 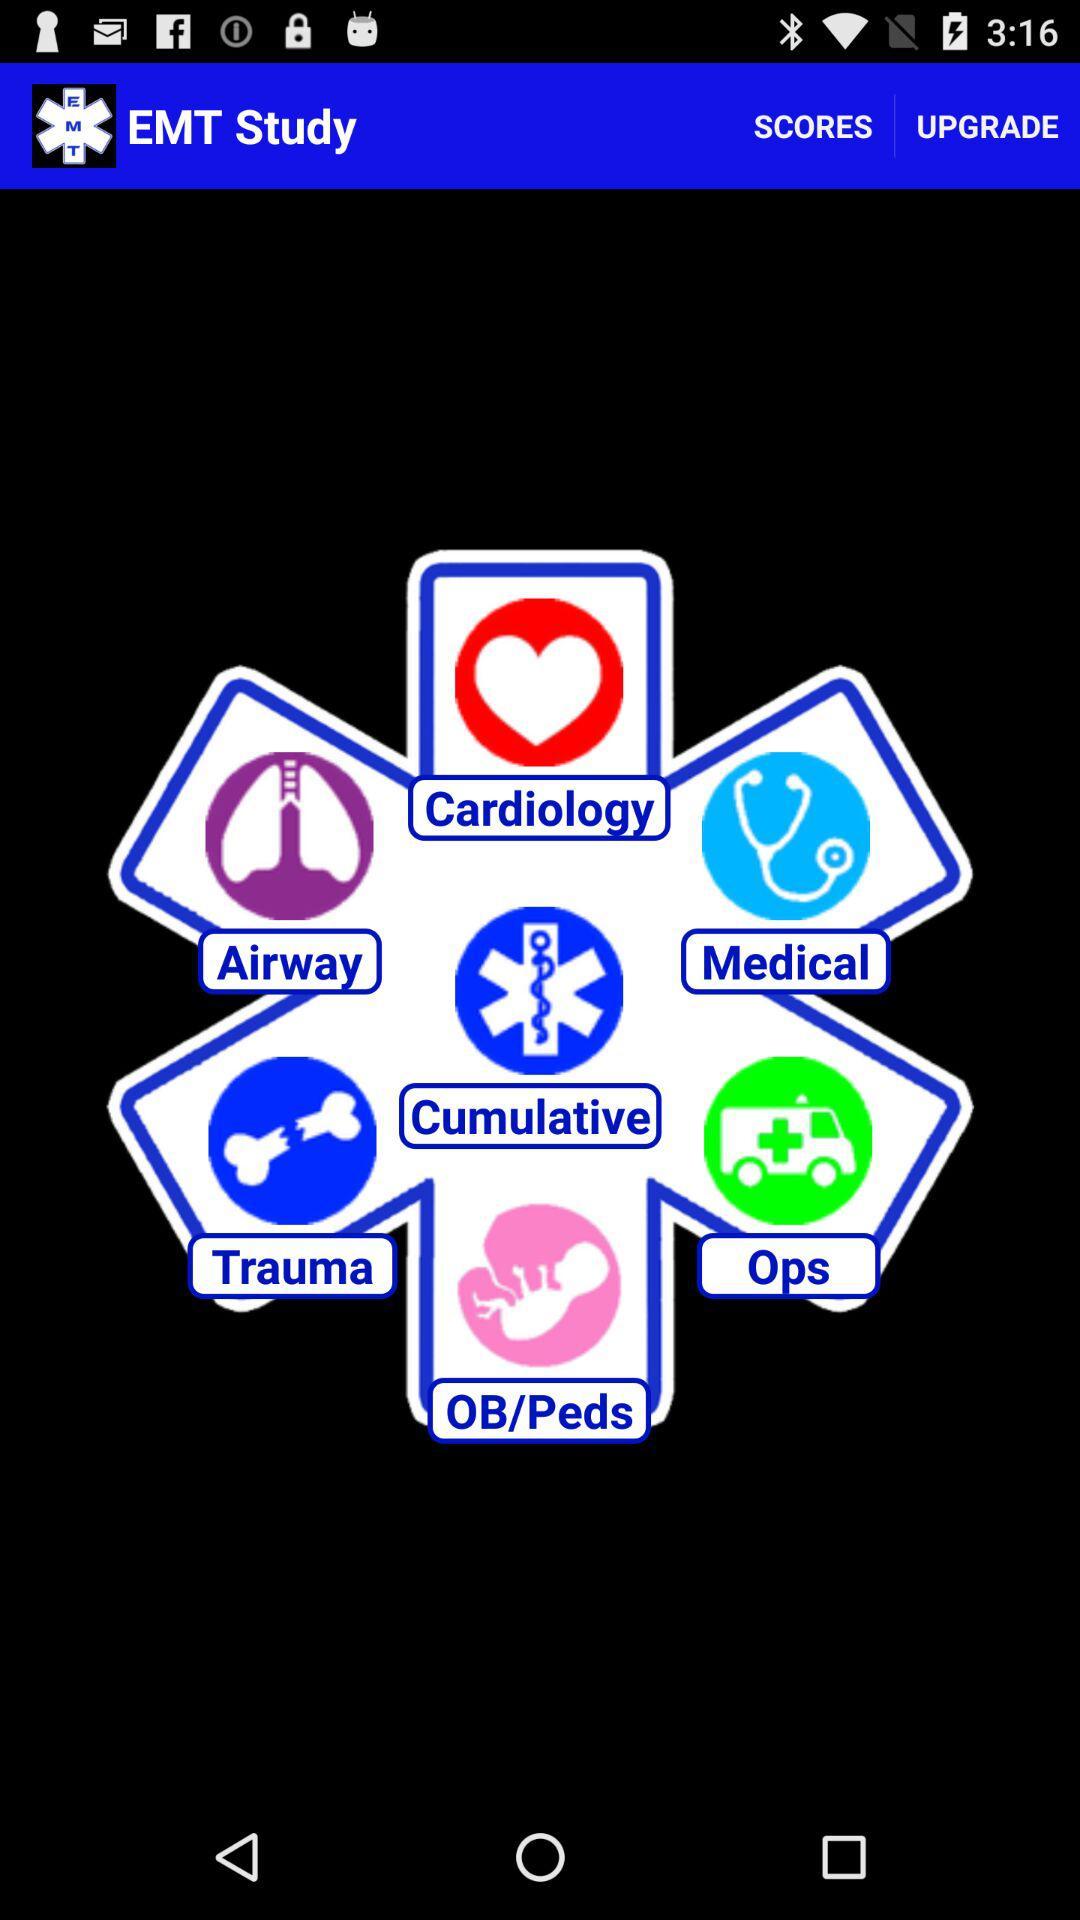 I want to click on ambulance, so click(x=787, y=1140).